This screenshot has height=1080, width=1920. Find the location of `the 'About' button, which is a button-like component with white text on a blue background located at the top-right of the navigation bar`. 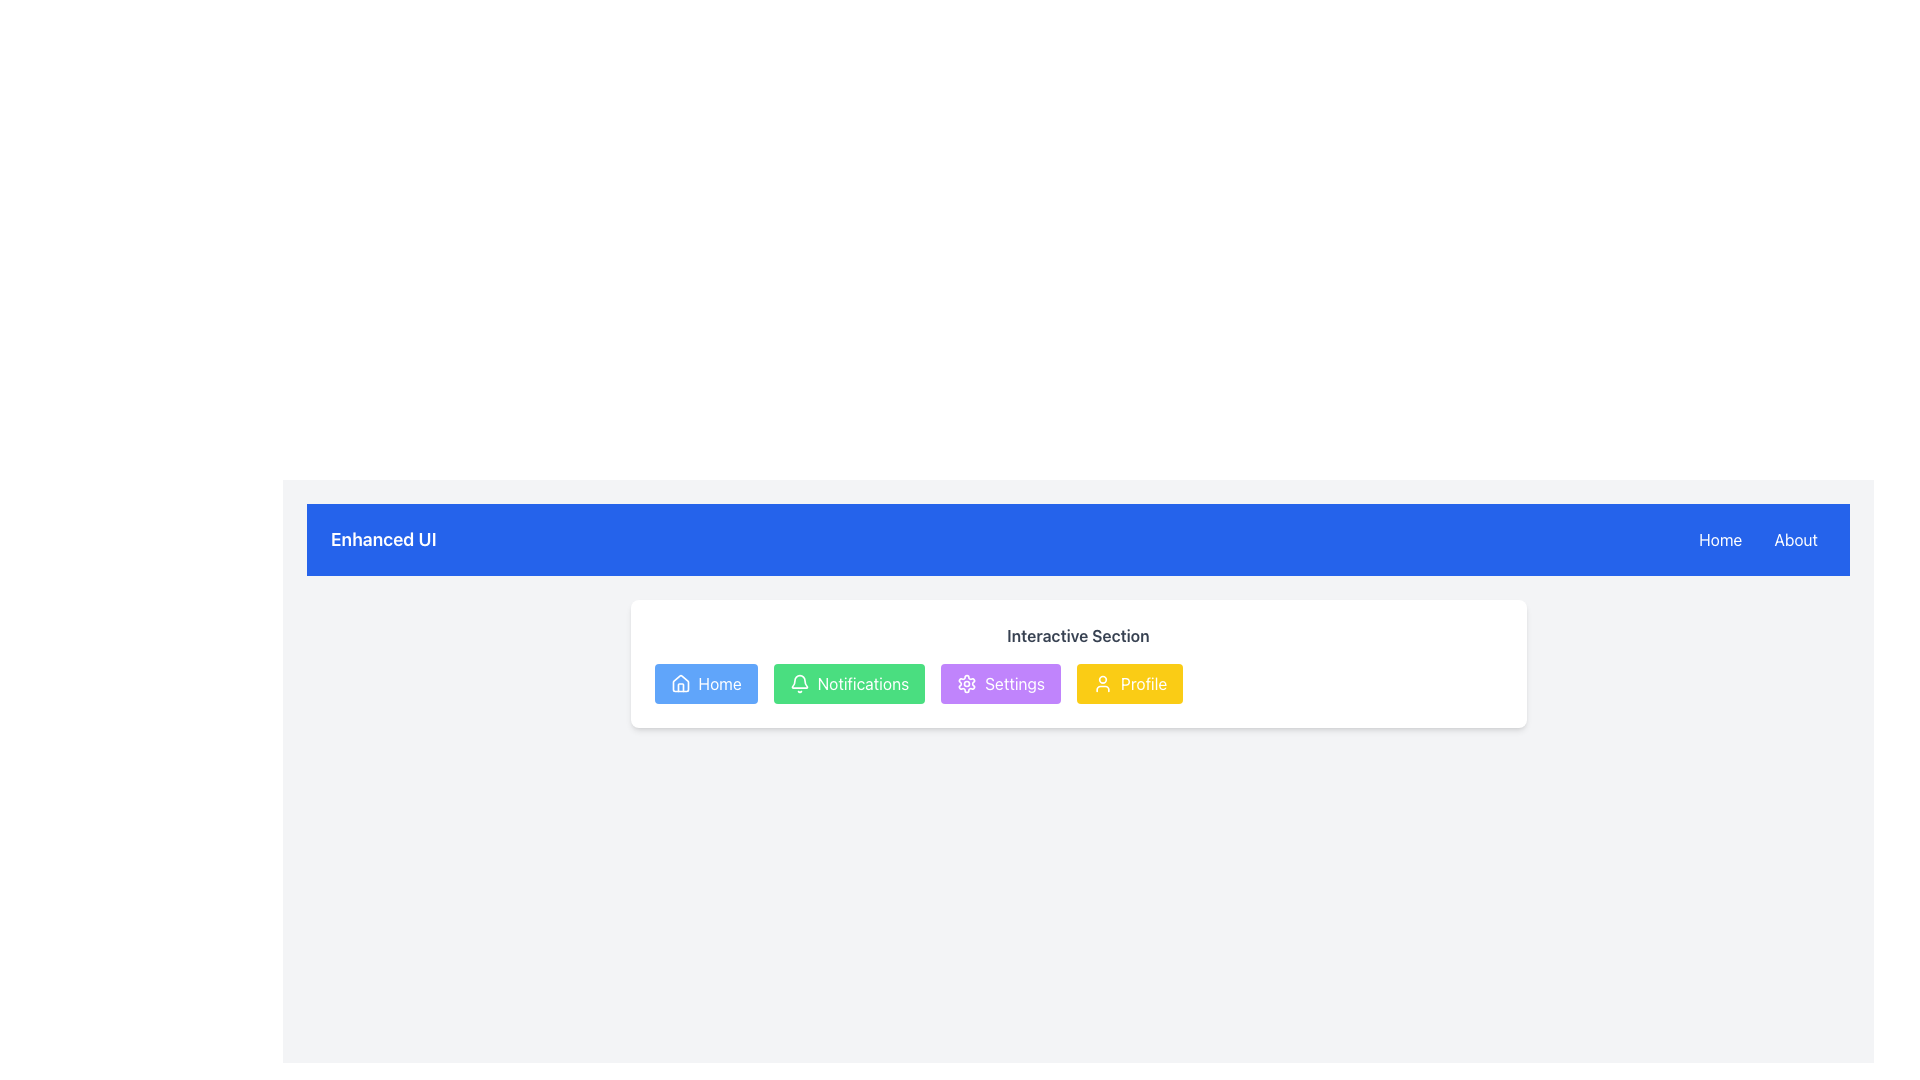

the 'About' button, which is a button-like component with white text on a blue background located at the top-right of the navigation bar is located at coordinates (1796, 540).